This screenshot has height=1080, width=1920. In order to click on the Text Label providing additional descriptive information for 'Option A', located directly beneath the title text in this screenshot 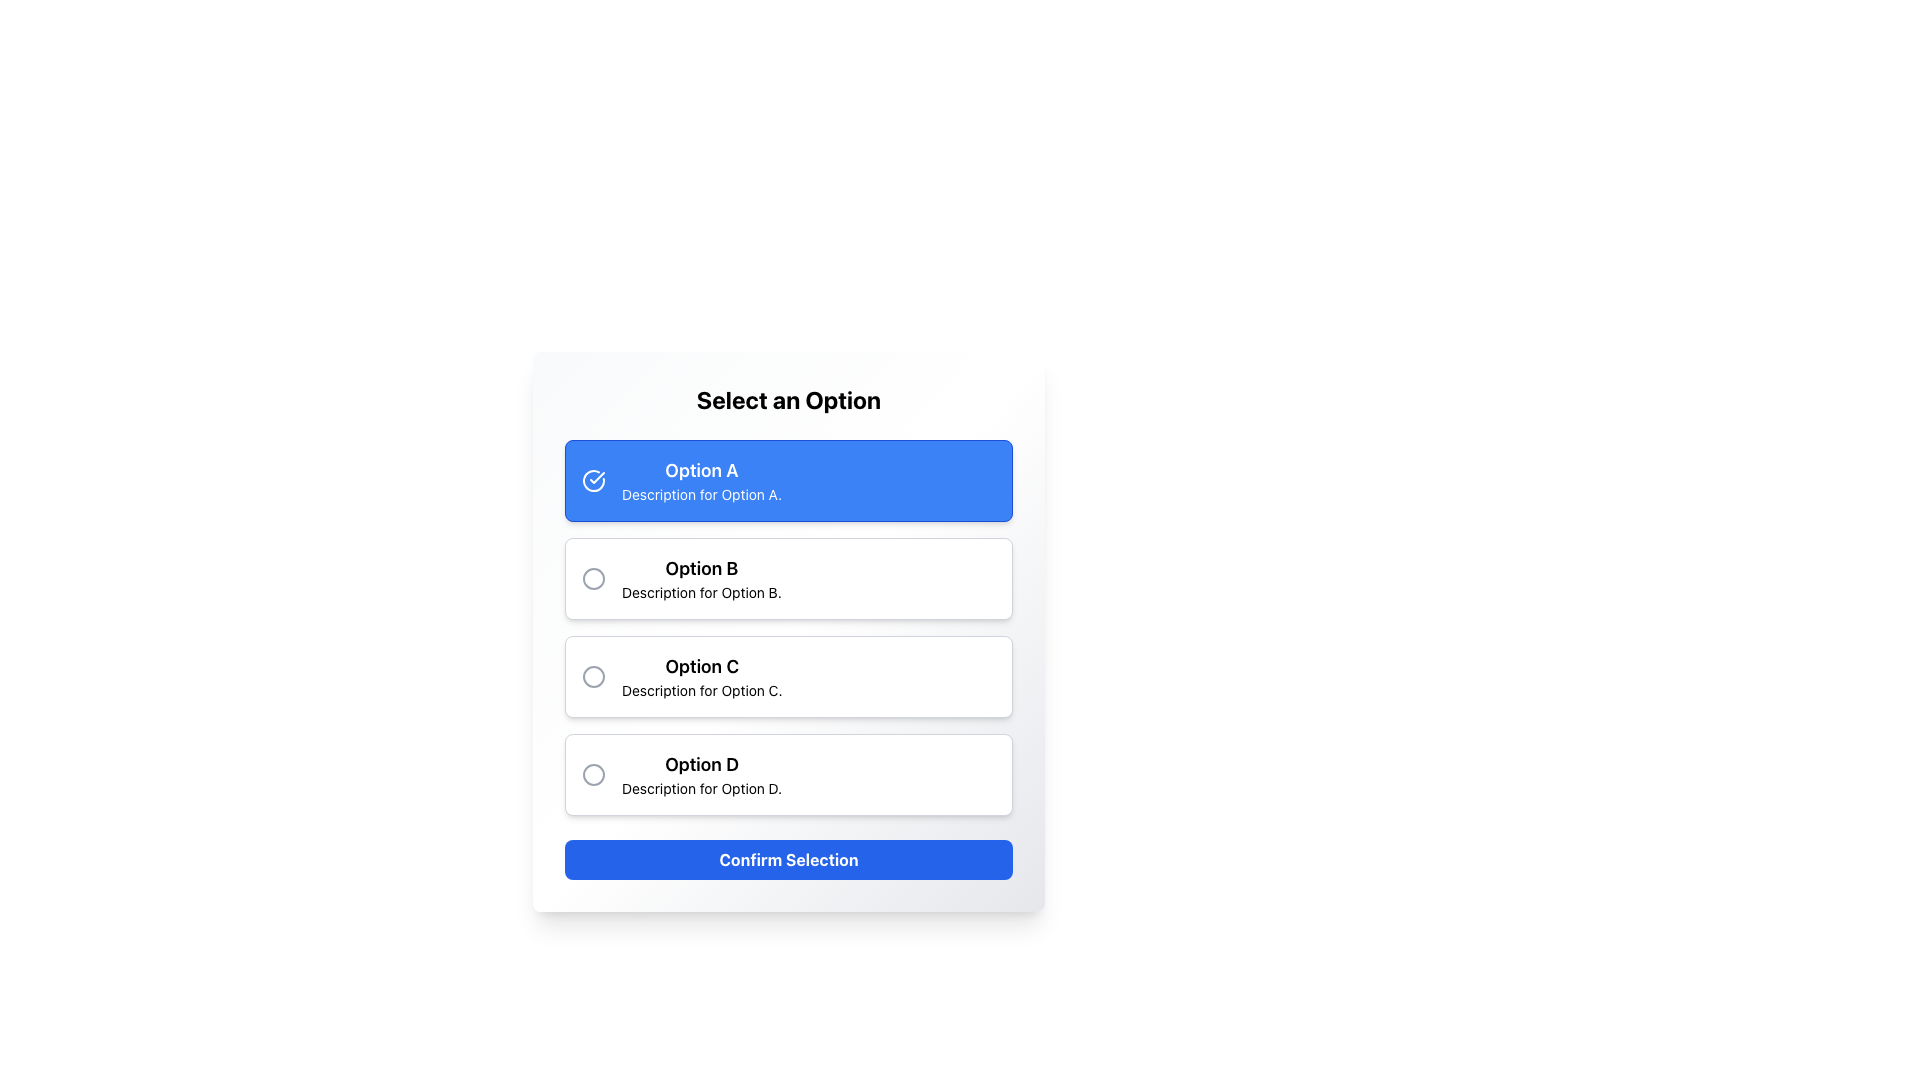, I will do `click(701, 494)`.